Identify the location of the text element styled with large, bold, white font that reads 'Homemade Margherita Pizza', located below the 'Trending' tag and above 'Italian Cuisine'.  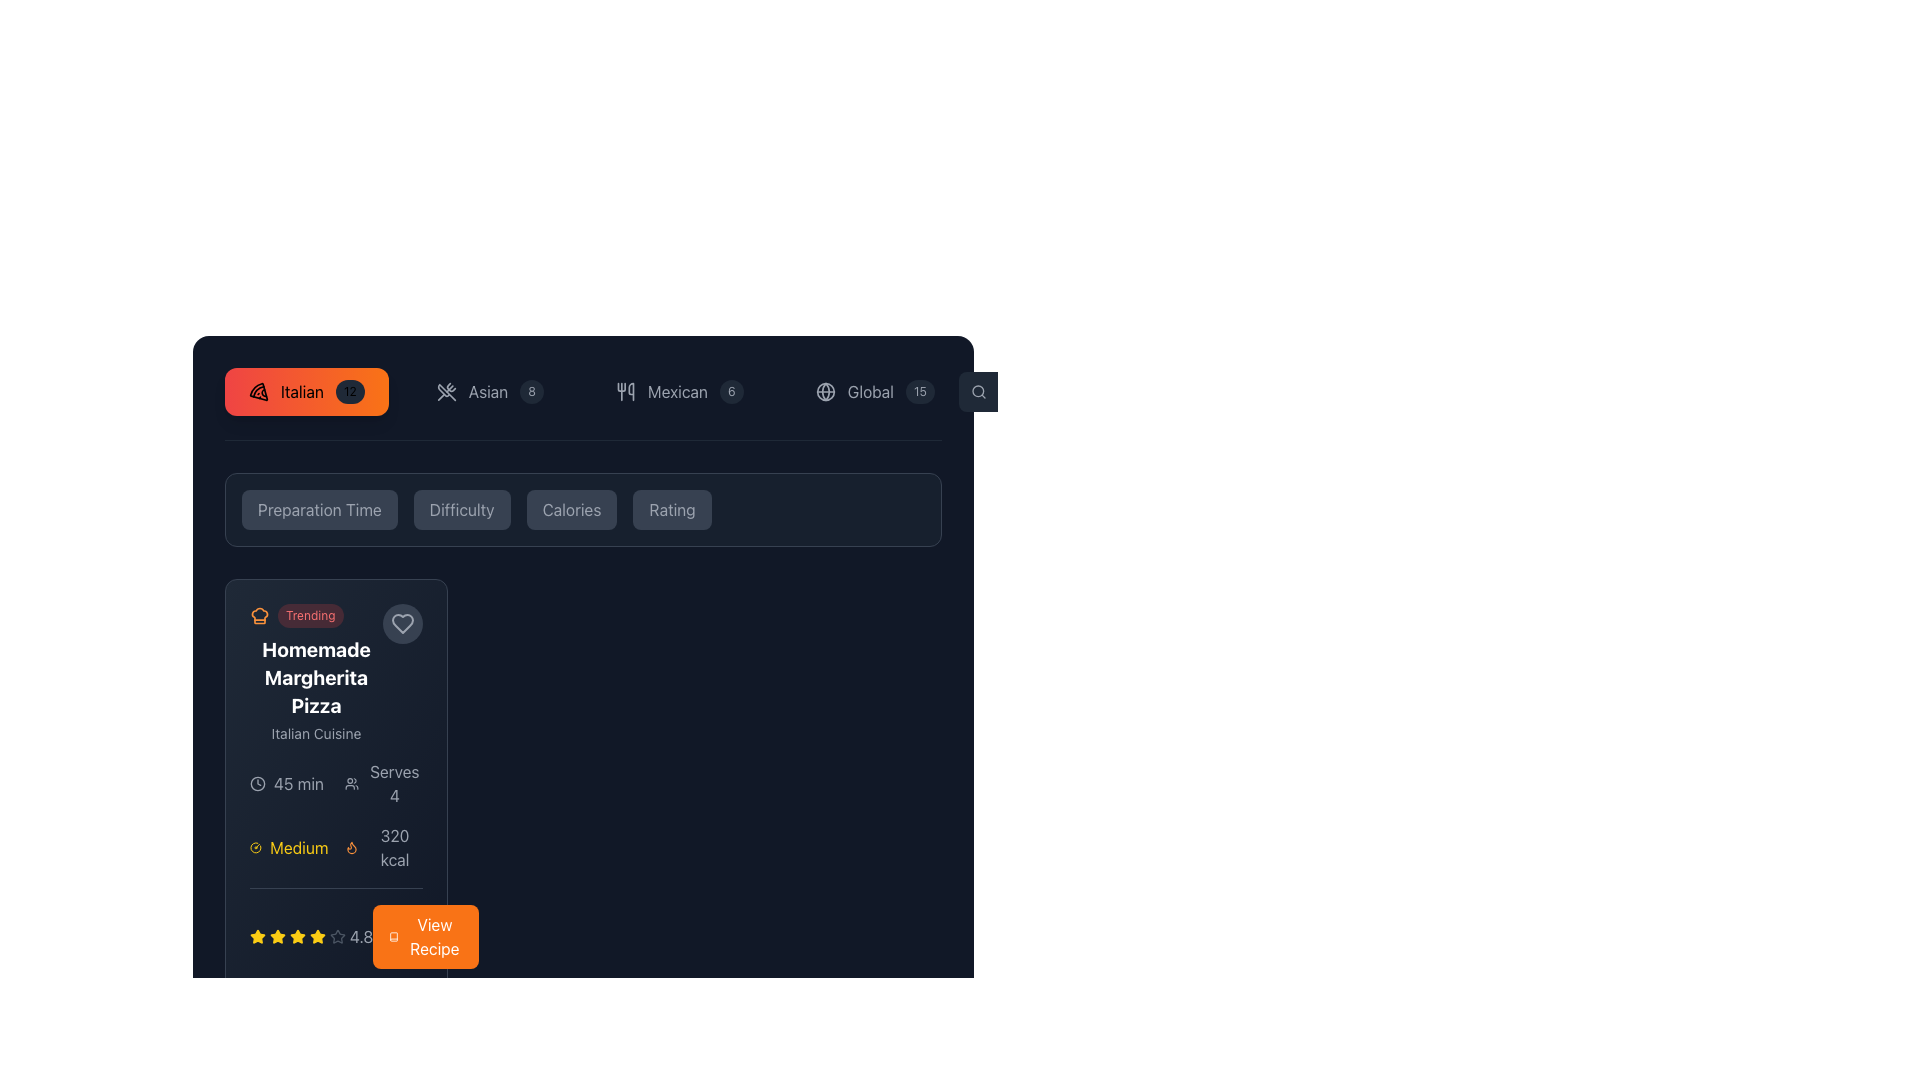
(315, 677).